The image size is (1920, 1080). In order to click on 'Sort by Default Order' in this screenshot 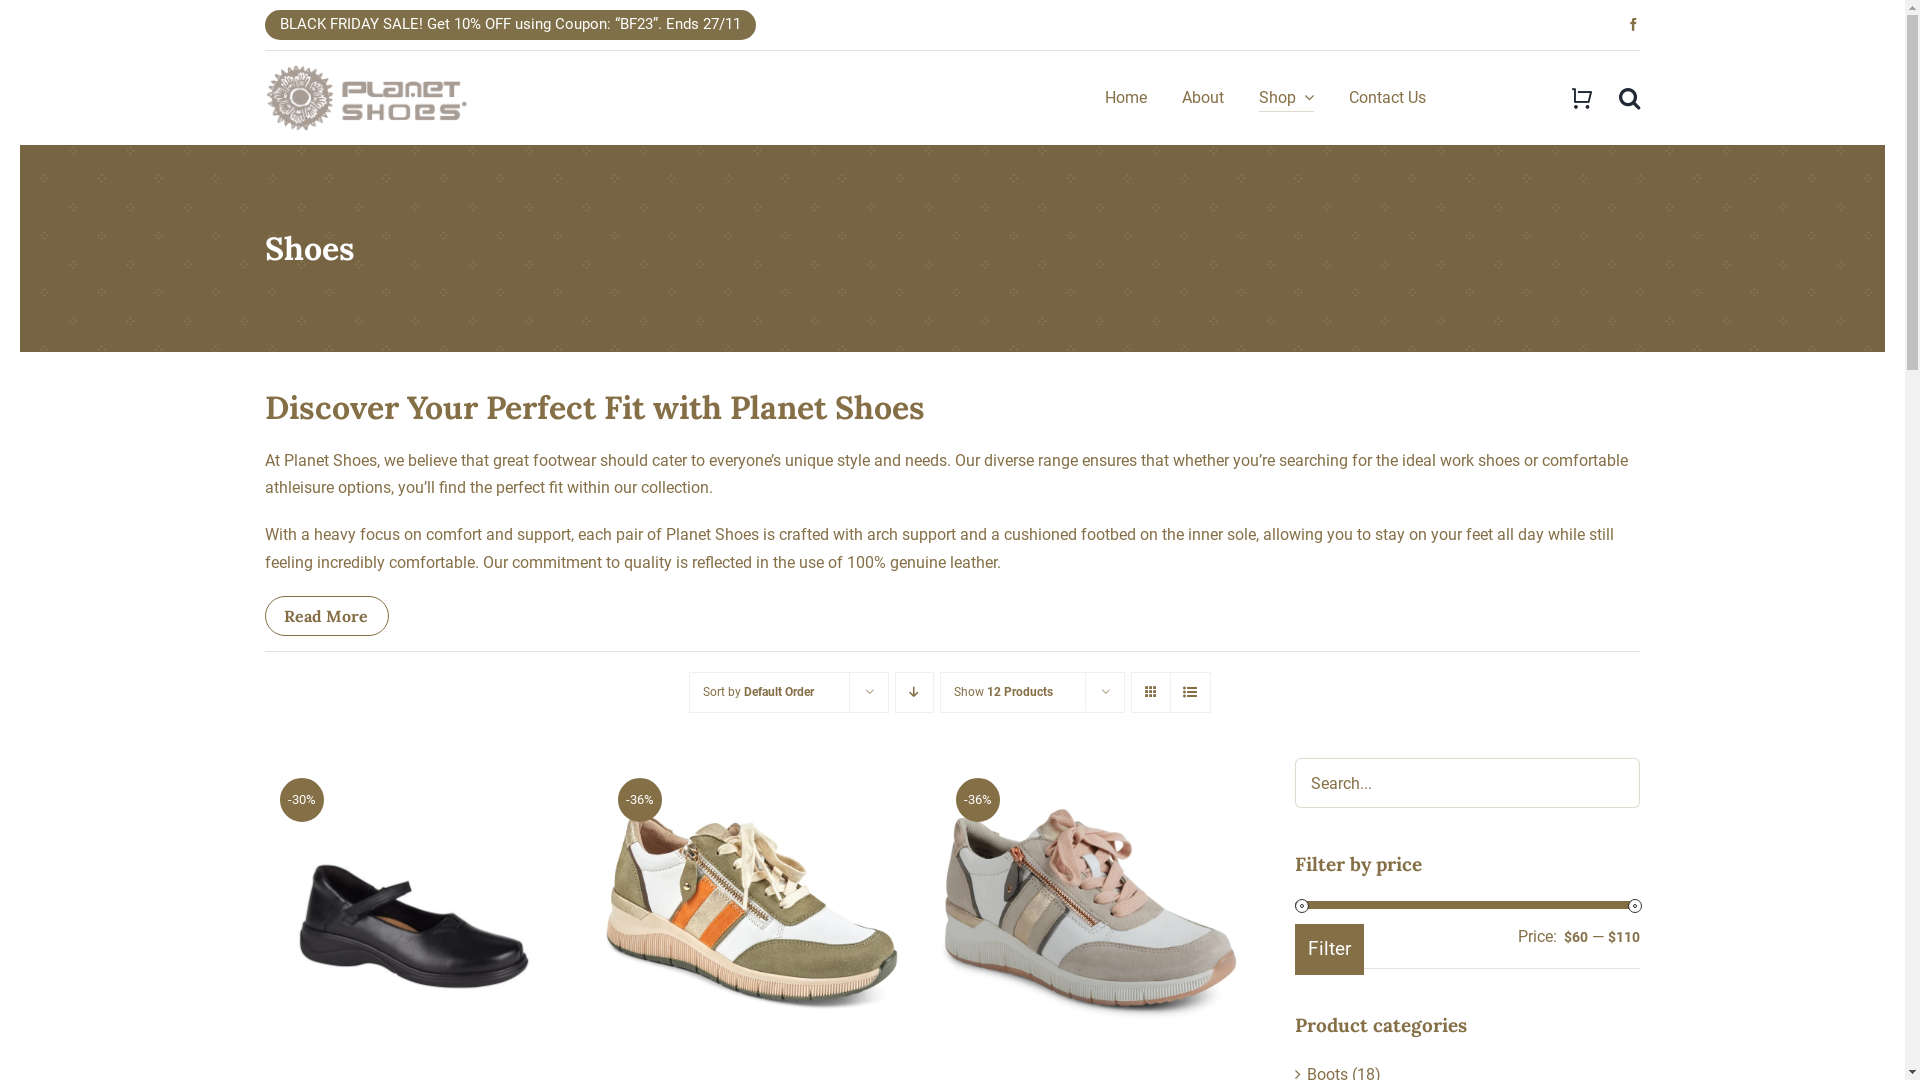, I will do `click(756, 690)`.